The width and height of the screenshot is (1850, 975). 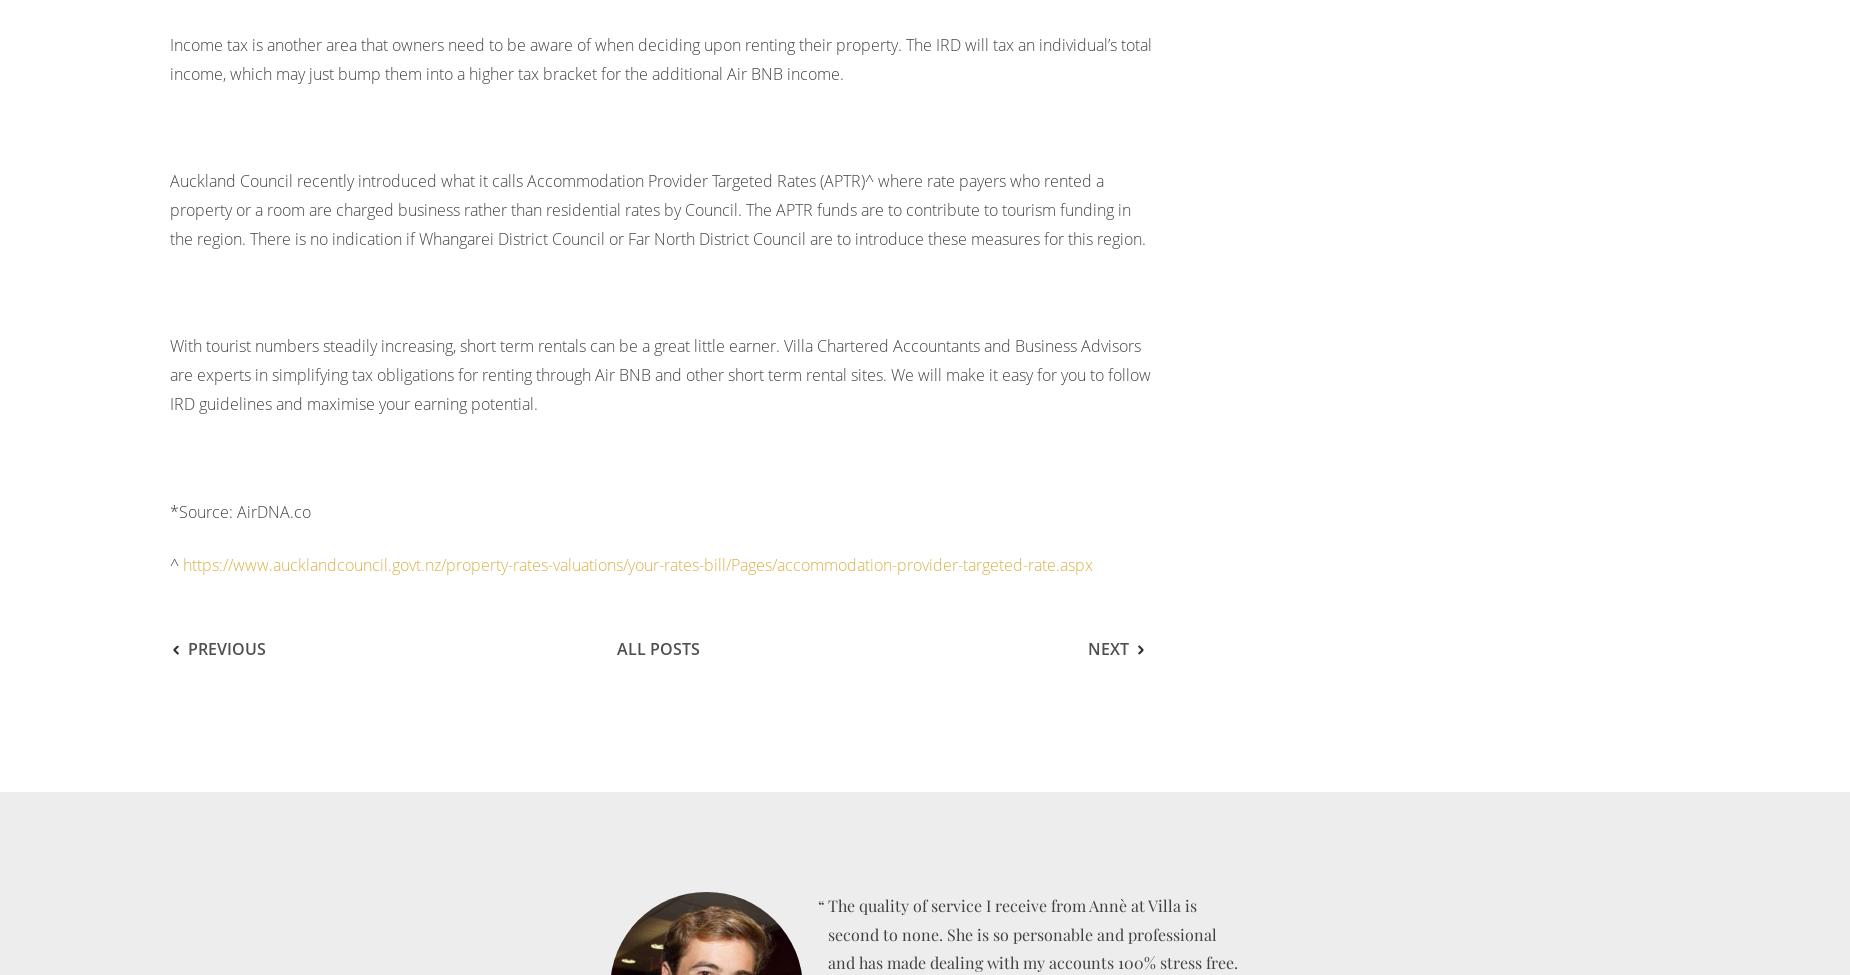 What do you see at coordinates (660, 373) in the screenshot?
I see `'With tourist numbers steadily increasing, short term rentals can be a great little earner. Villa Chartered Accountants and Business Advisors are experts in simplifying tax obligations for renting through Air BNB and other short term rental sites. We will make it easy for you to follow IRD guidelines and maximise your earning potential.'` at bounding box center [660, 373].